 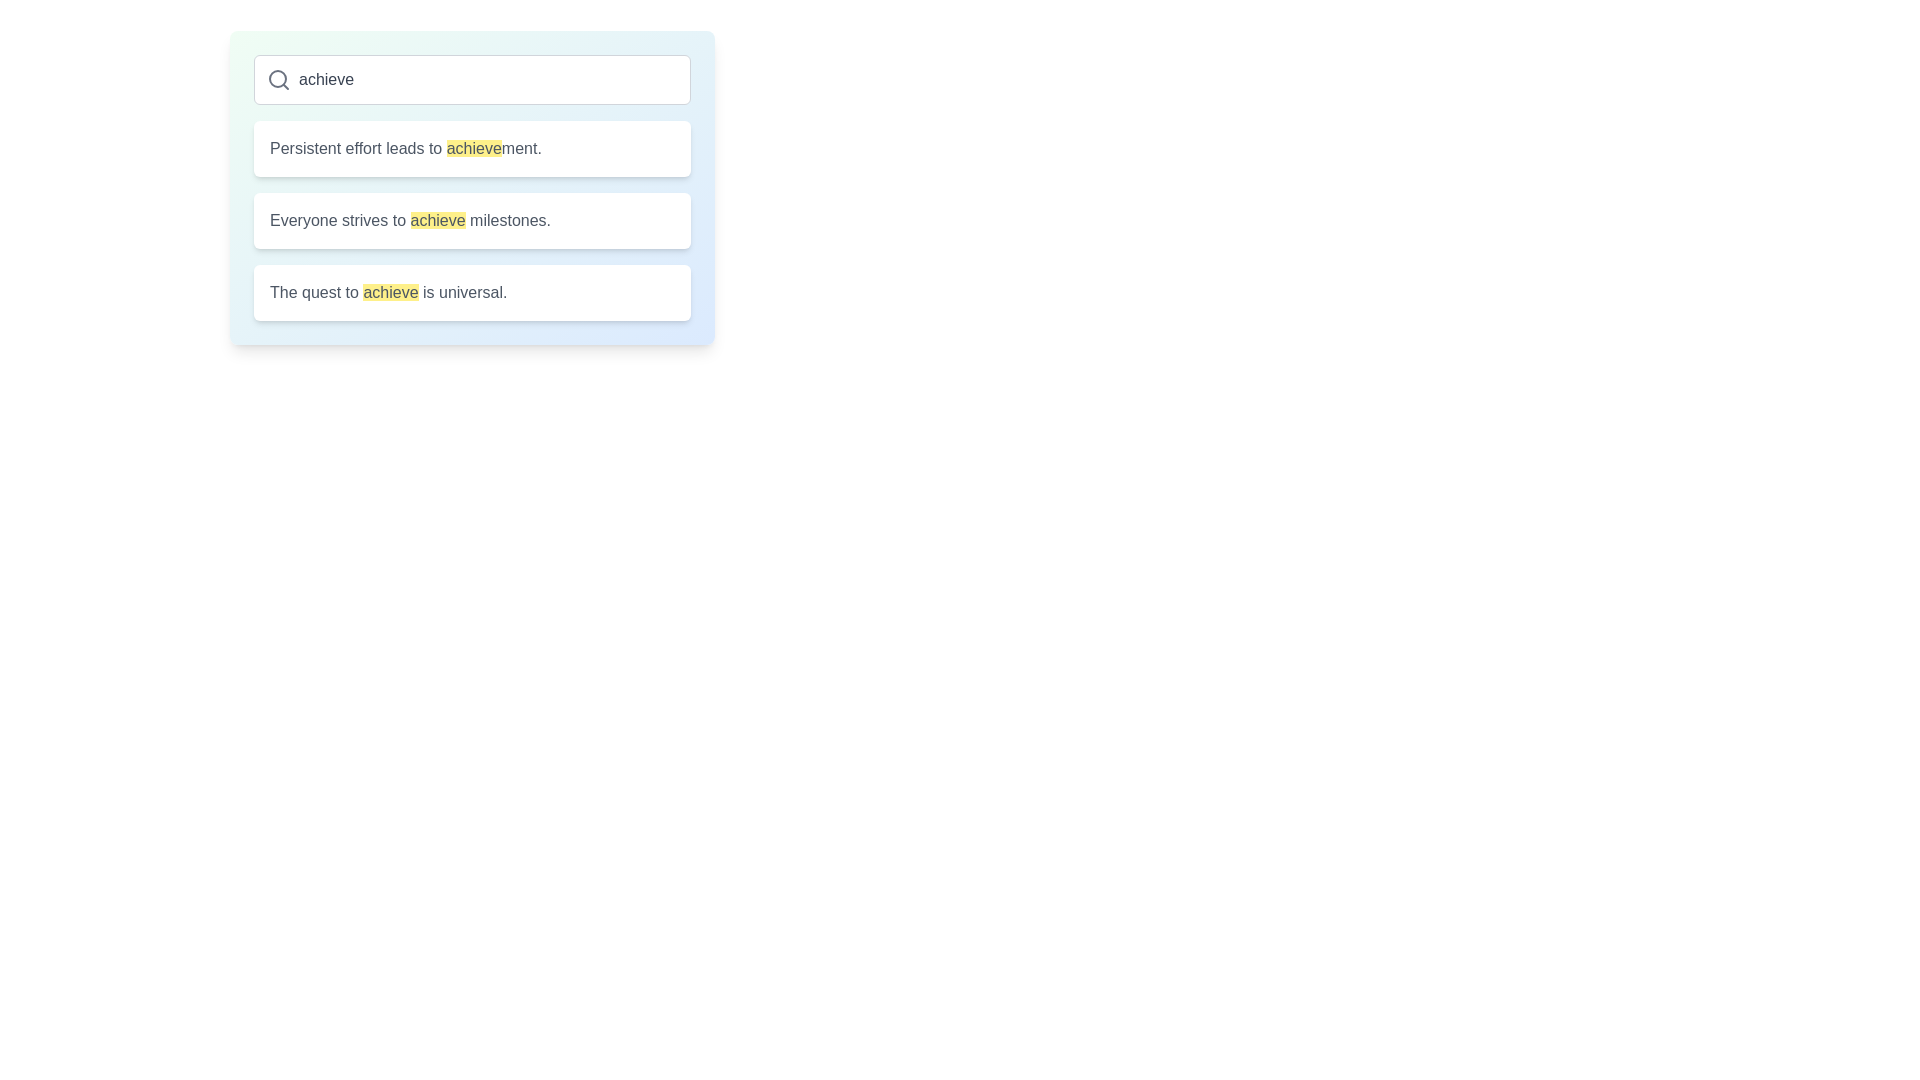 What do you see at coordinates (471, 220) in the screenshot?
I see `the Vertical List Component containing three stylized cards with the highlighted word 'achieve' to observe interaction highlights` at bounding box center [471, 220].